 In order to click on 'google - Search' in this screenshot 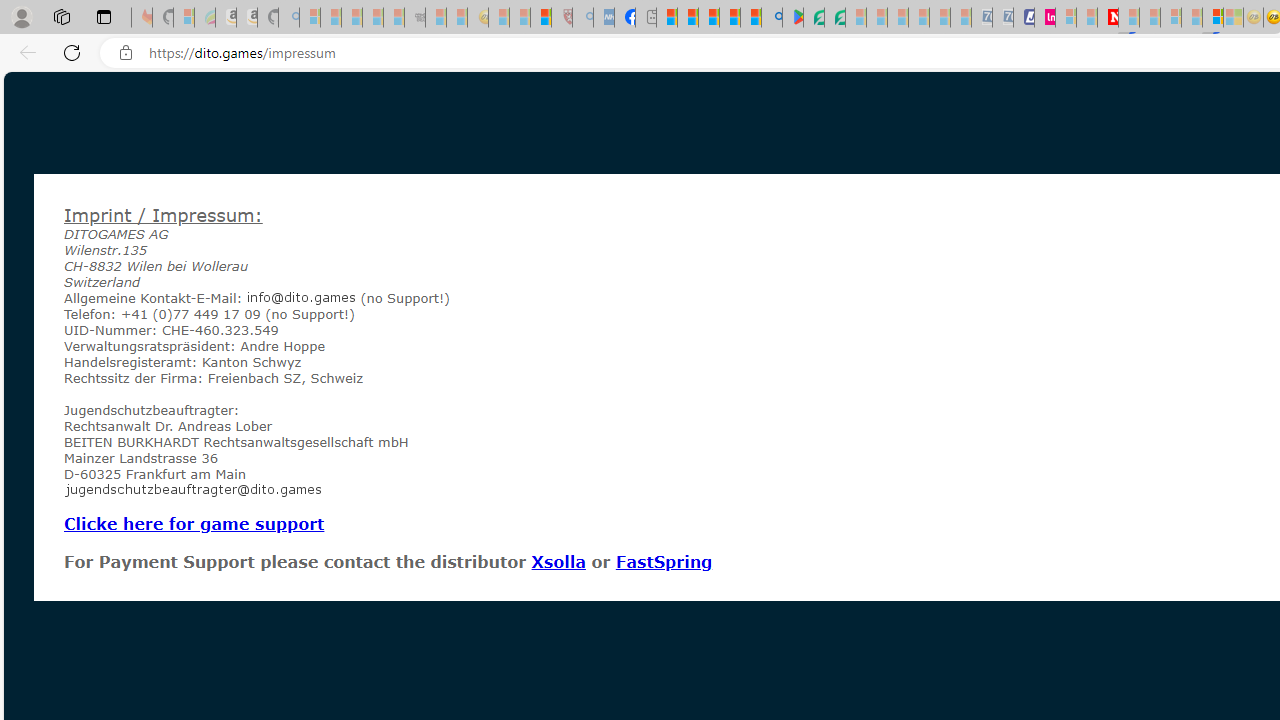, I will do `click(770, 17)`.